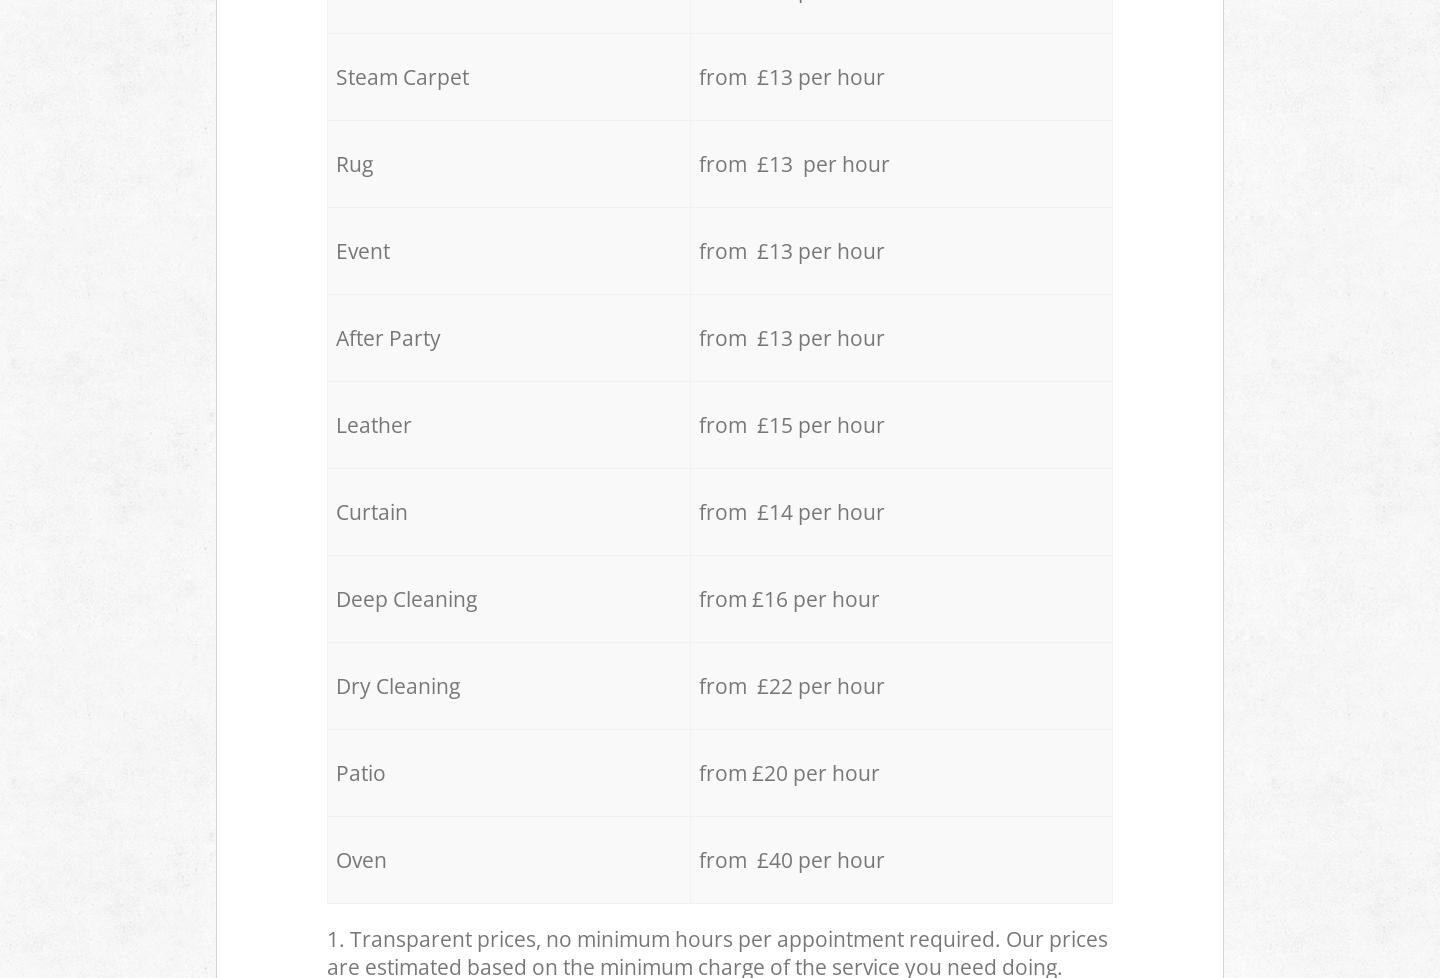 The height and width of the screenshot is (978, 1440). I want to click on 'from £20 per hour', so click(789, 771).